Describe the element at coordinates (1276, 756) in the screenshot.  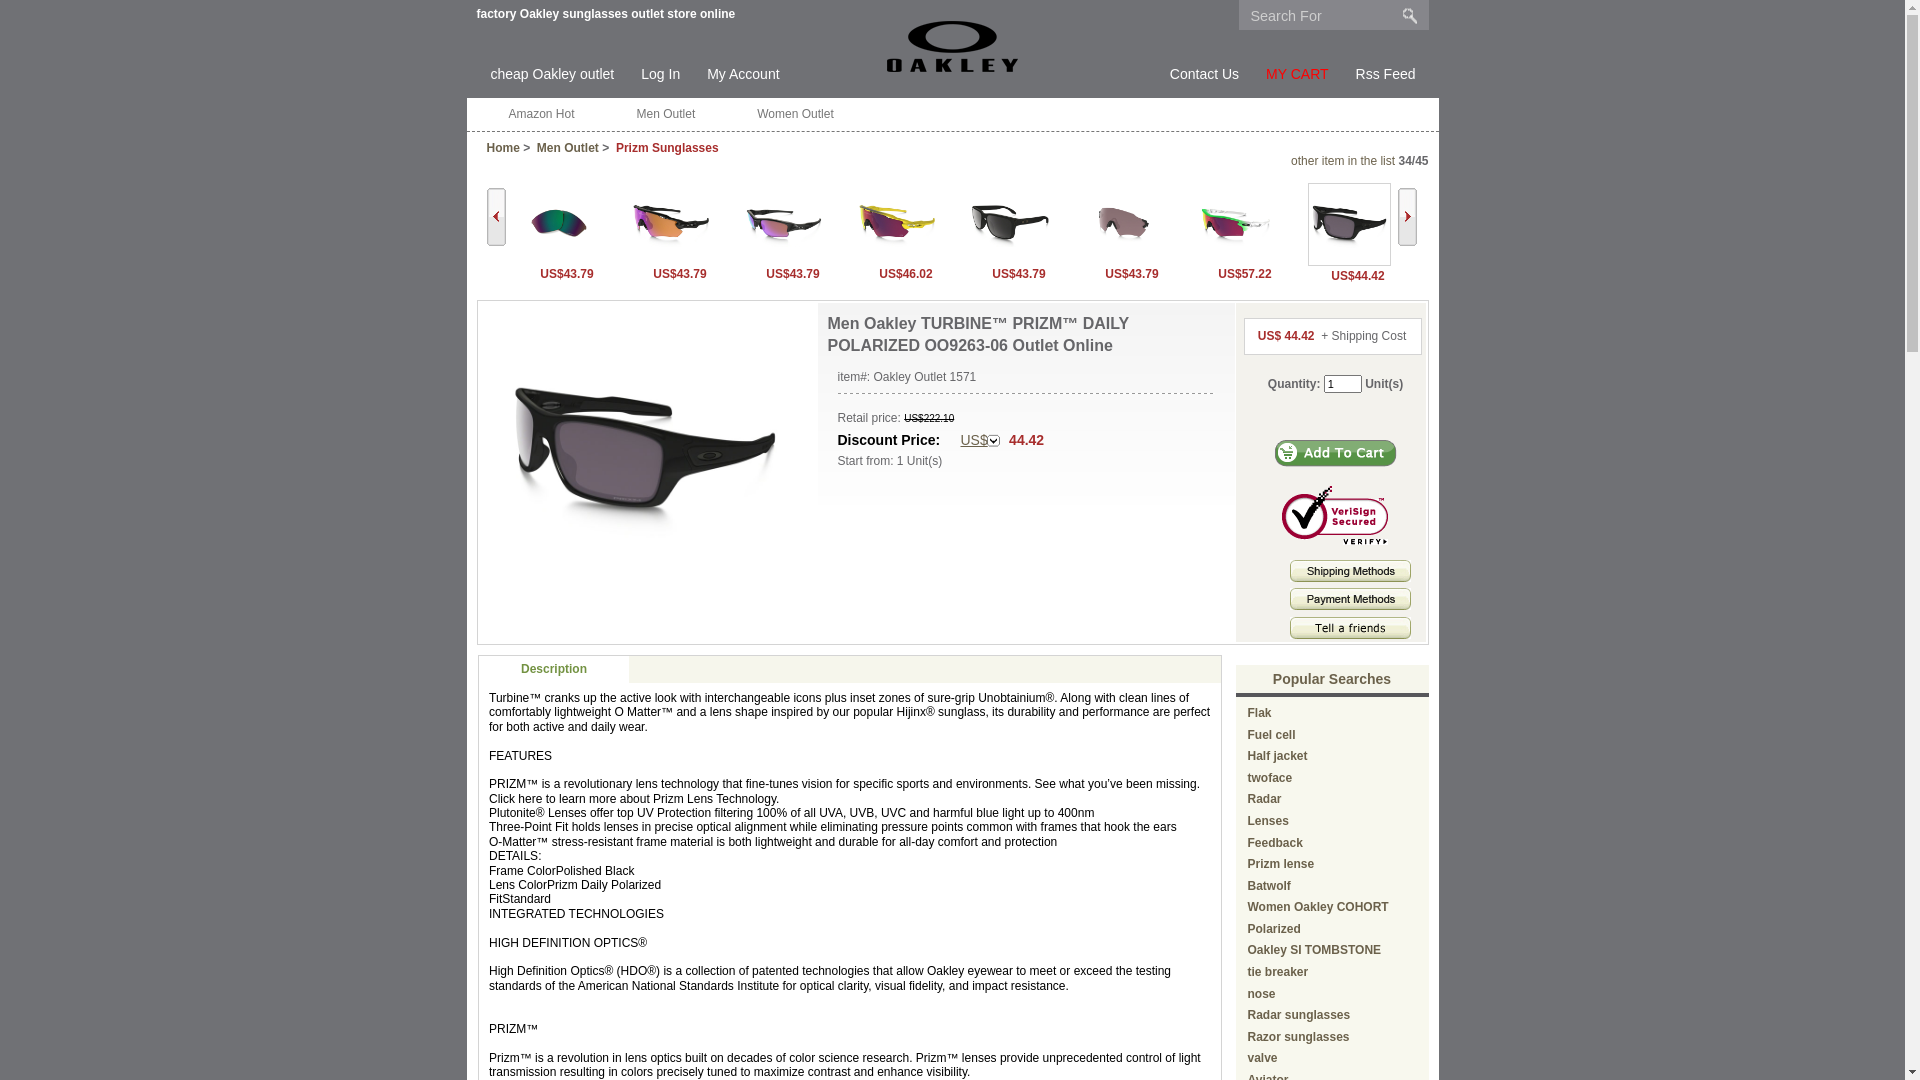
I see `'Half jacket'` at that location.